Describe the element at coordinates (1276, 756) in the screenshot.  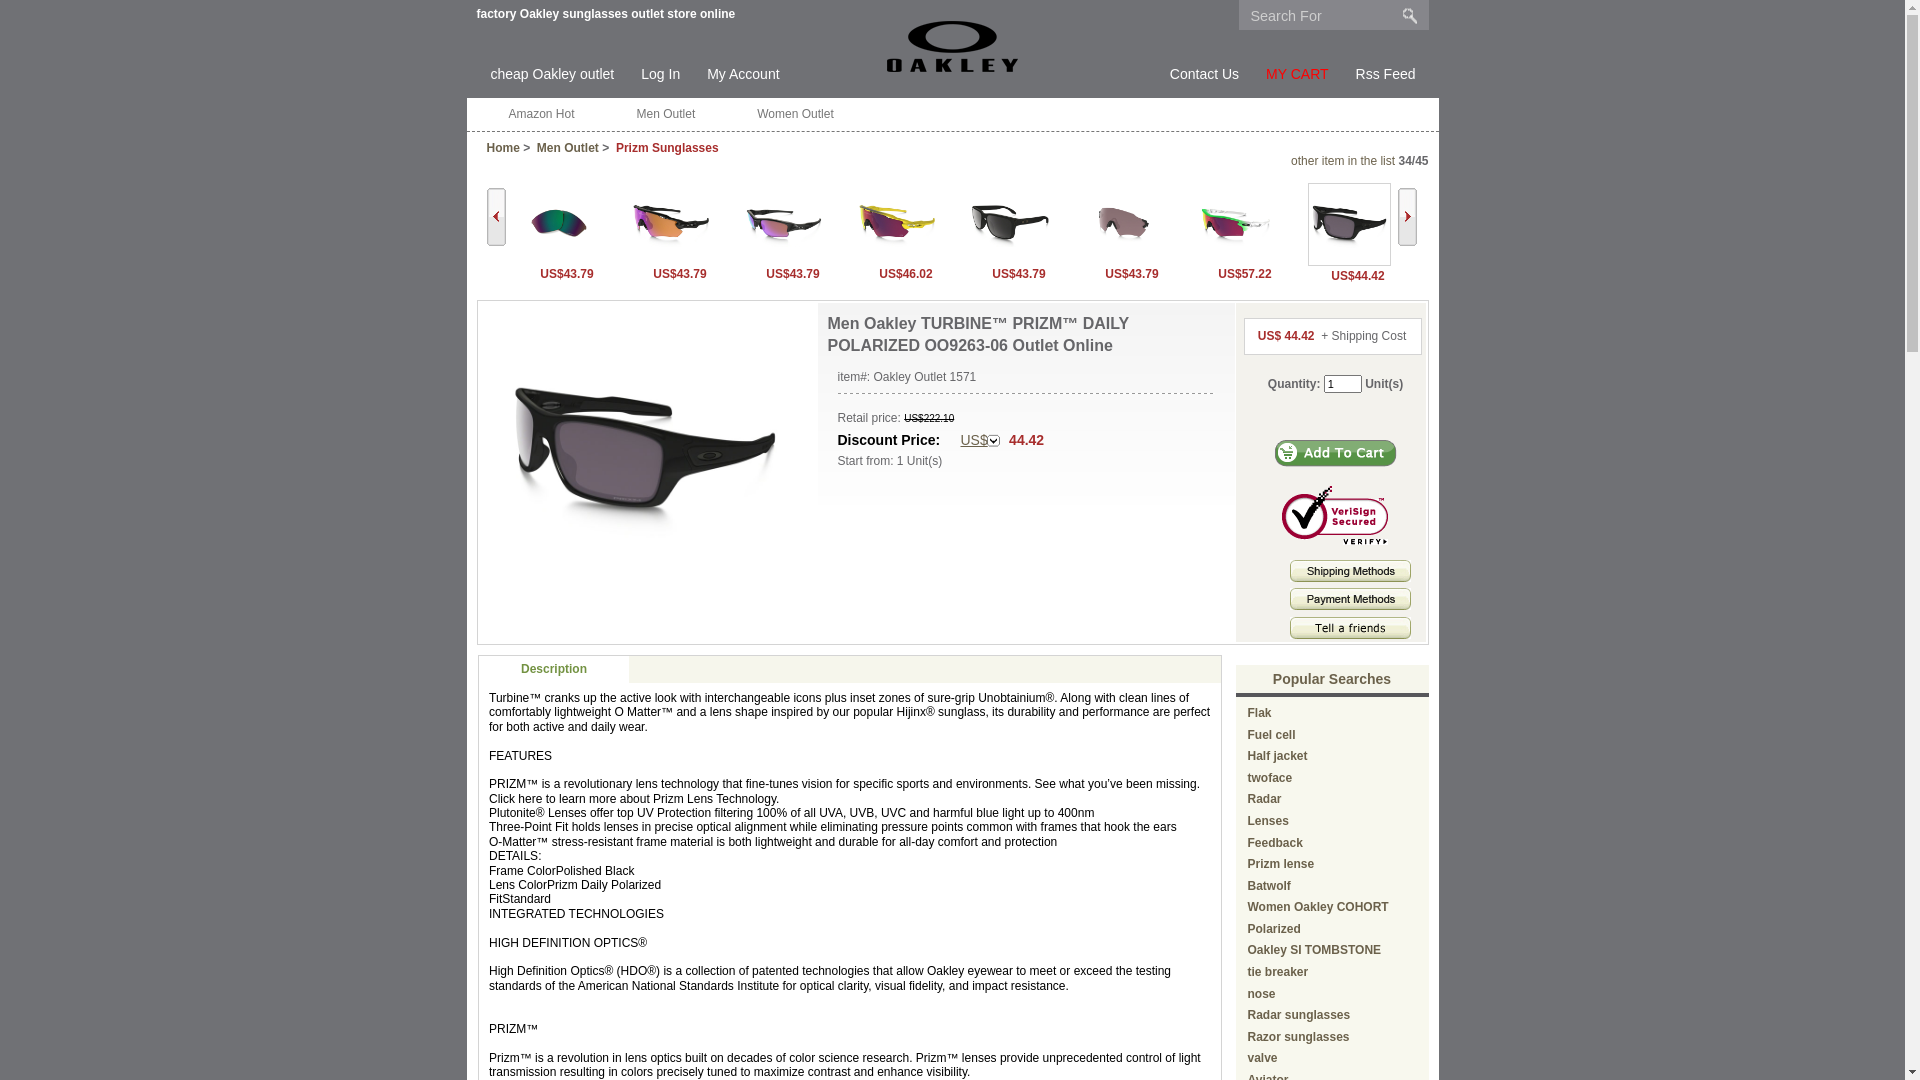
I see `'Half jacket'` at that location.